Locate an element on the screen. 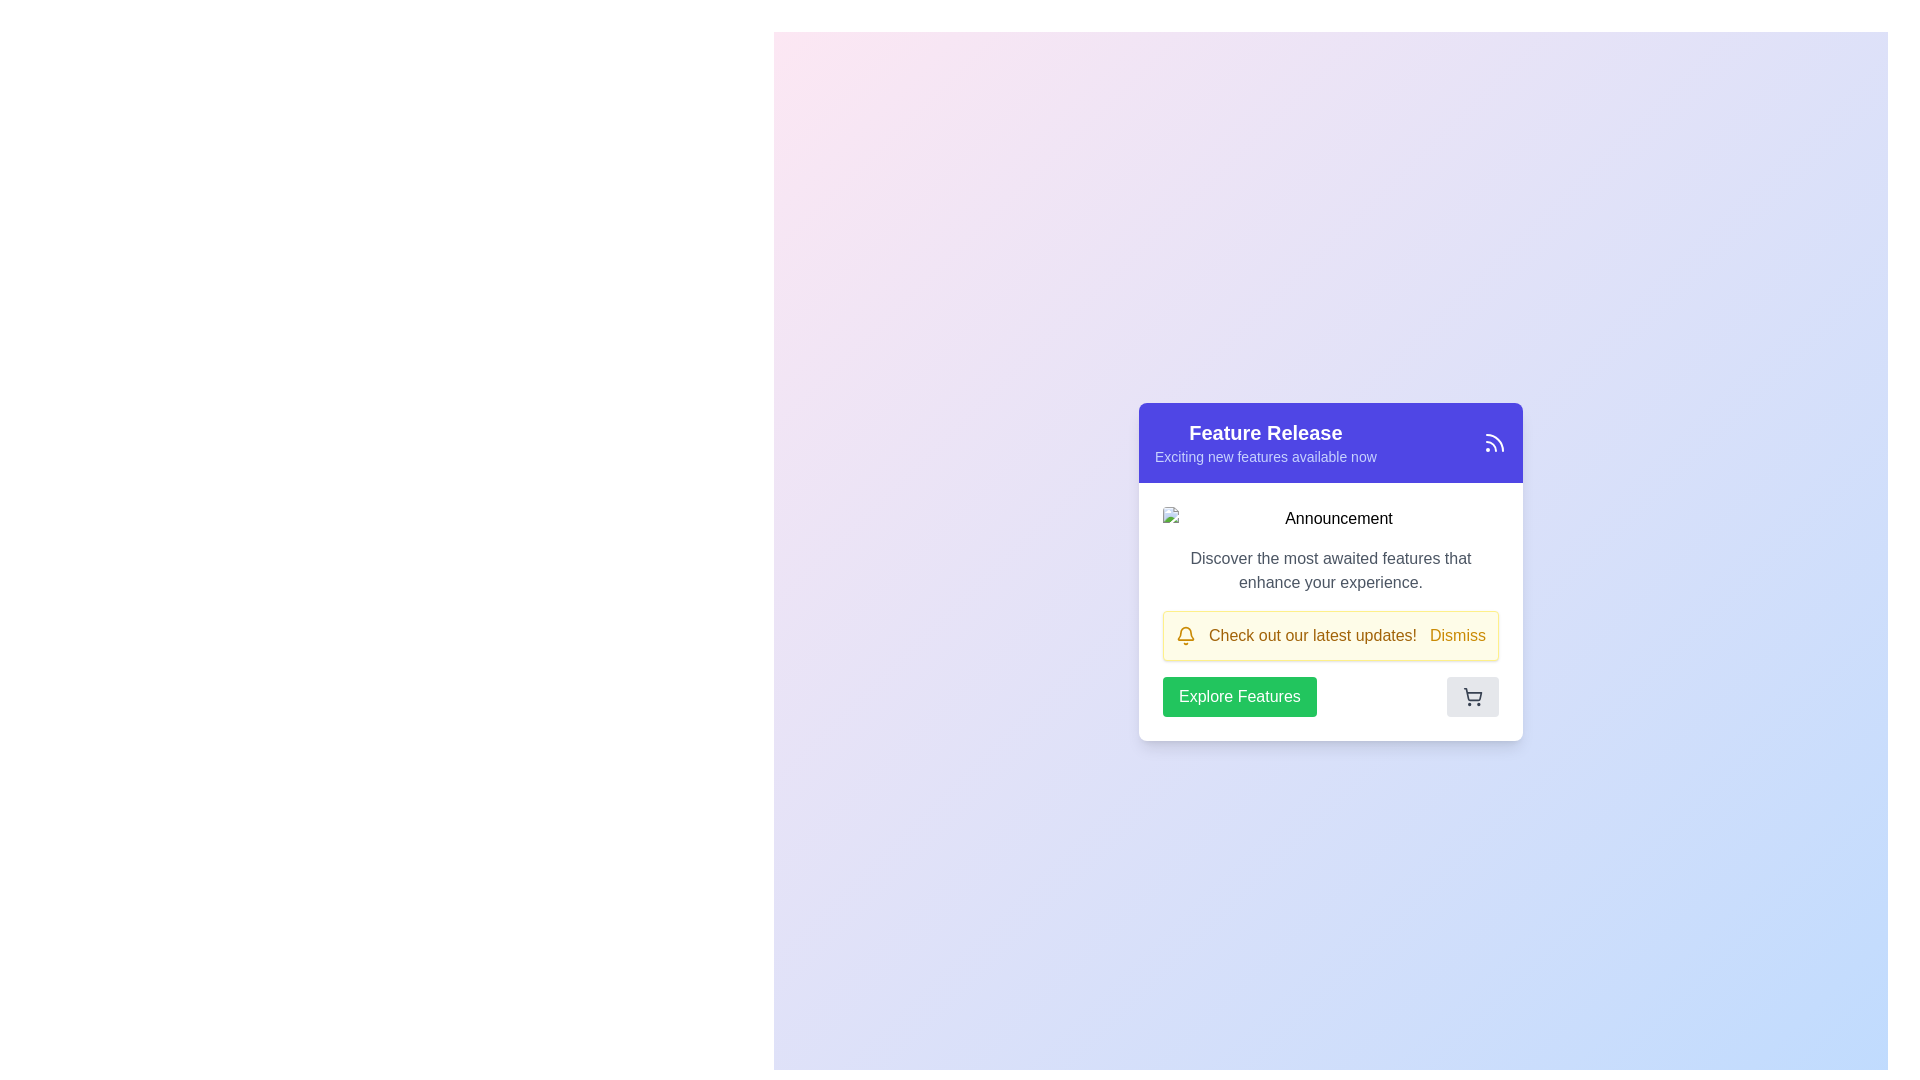  the RSS icon located in the top-right corner of the feature announcement card, which has a circular arc design with a dot at the bottom left and is styled with a white stroke is located at coordinates (1494, 442).